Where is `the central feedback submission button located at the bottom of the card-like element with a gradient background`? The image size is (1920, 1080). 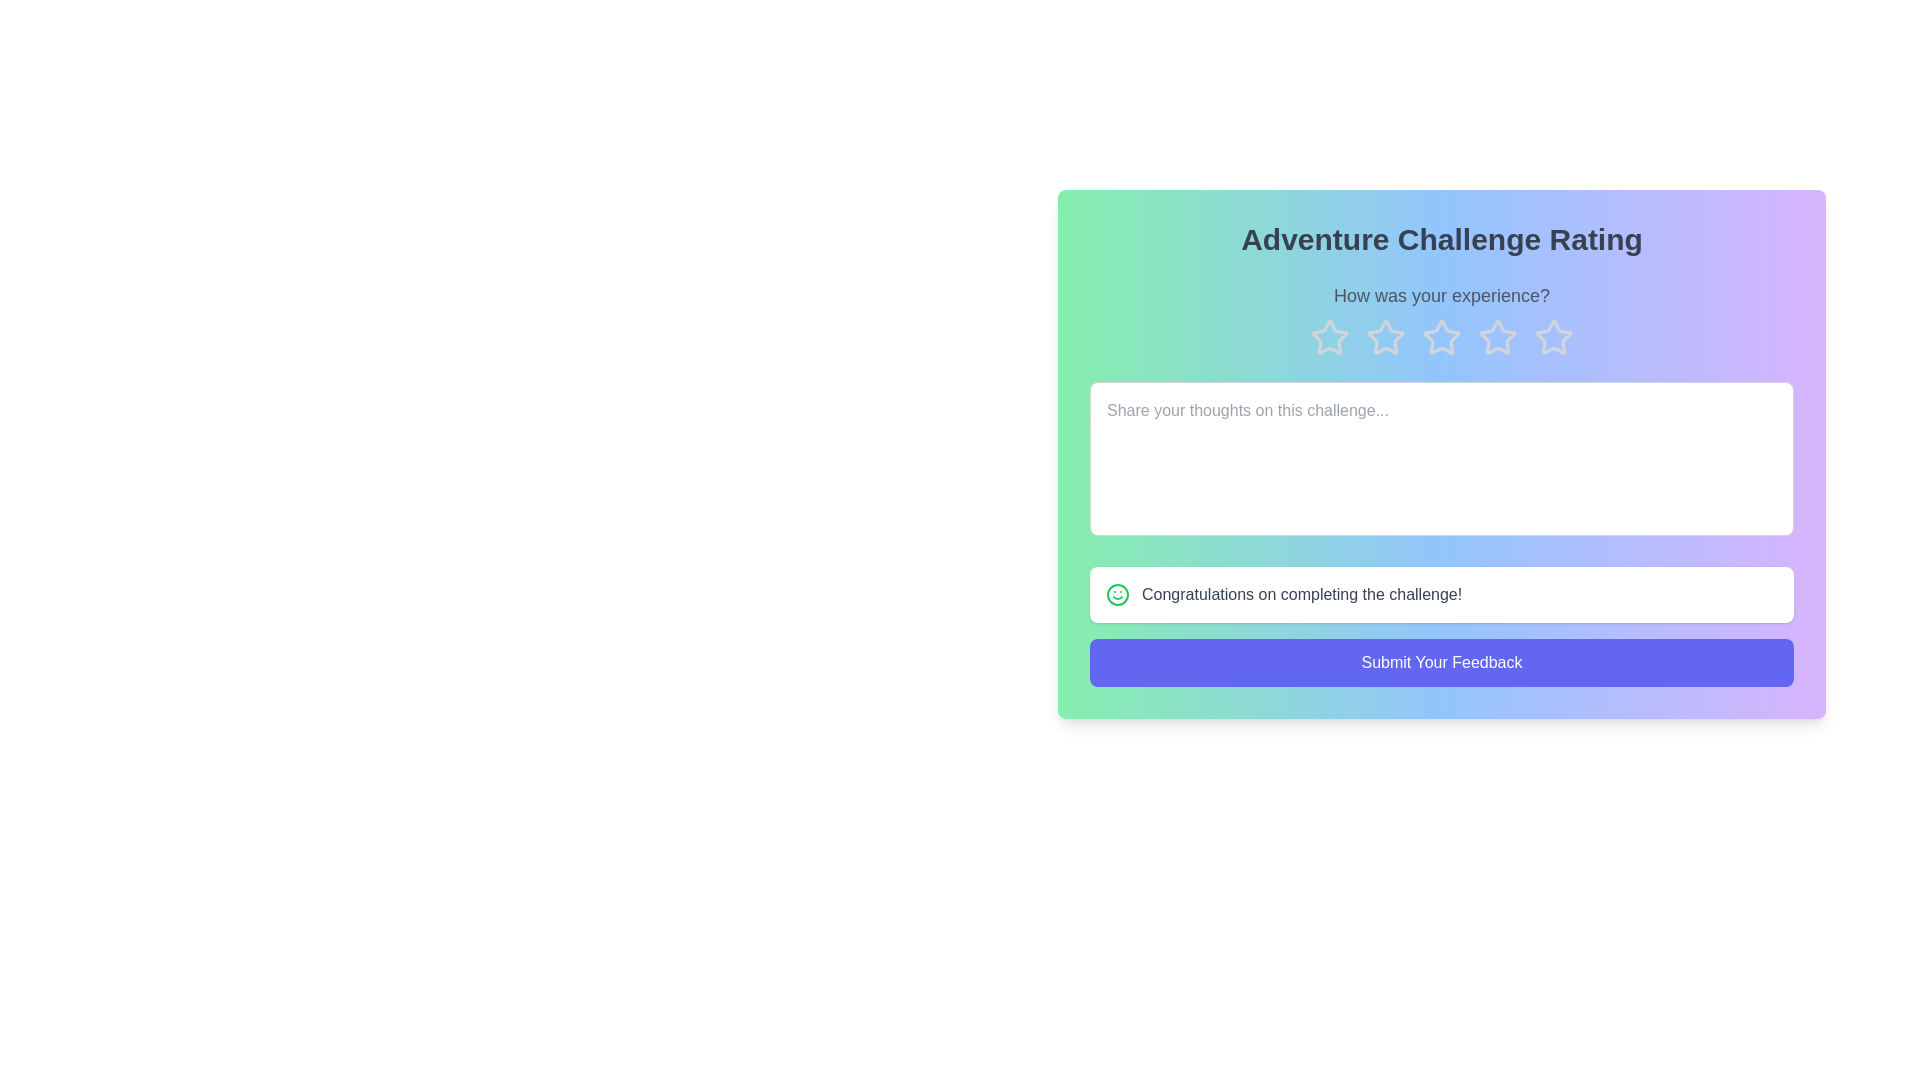 the central feedback submission button located at the bottom of the card-like element with a gradient background is located at coordinates (1441, 663).